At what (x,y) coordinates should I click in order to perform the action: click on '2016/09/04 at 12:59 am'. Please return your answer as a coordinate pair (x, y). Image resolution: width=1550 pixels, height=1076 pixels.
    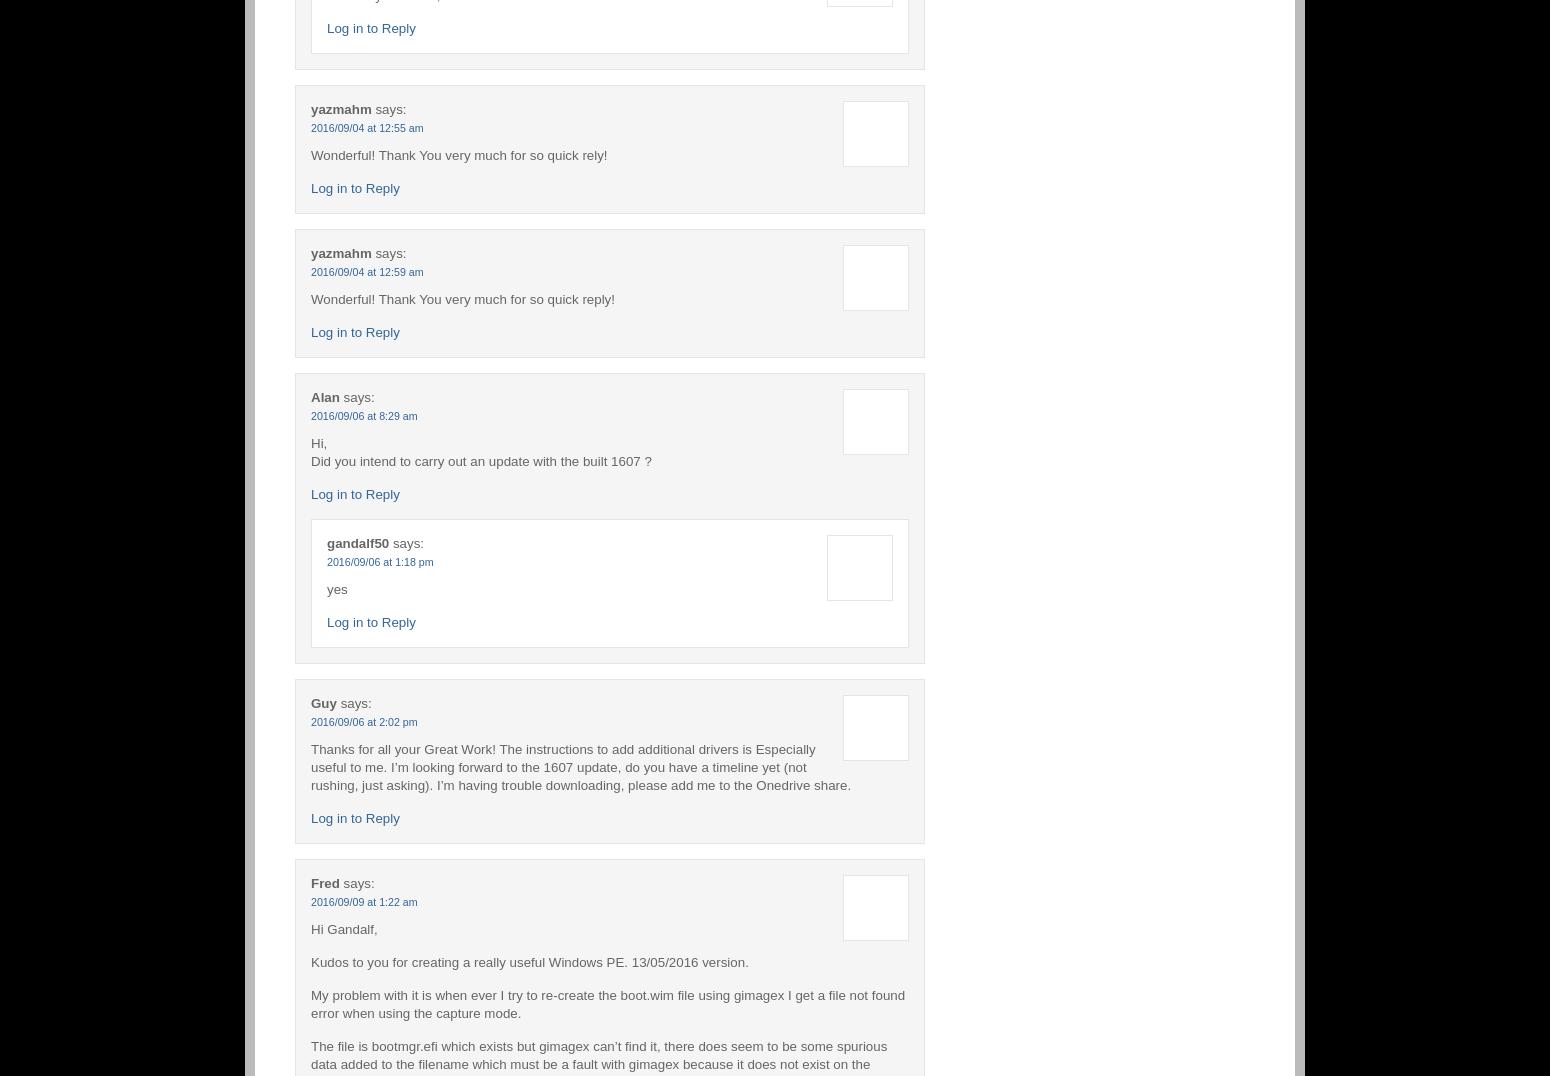
    Looking at the image, I should click on (366, 270).